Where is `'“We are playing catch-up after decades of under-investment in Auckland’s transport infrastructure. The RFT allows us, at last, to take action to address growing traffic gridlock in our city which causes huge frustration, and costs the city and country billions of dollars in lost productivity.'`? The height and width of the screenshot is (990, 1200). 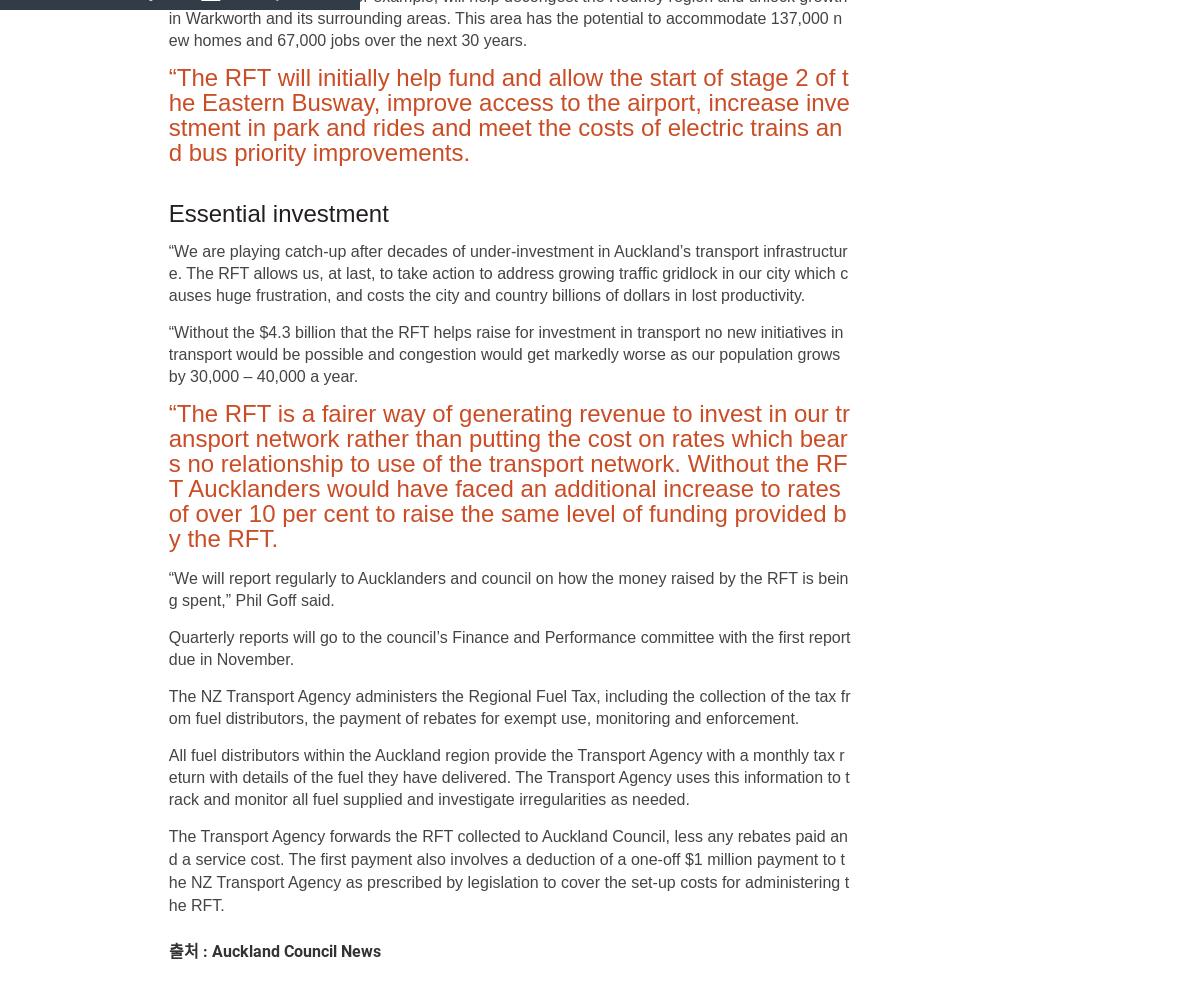 '“We are playing catch-up after decades of under-investment in Auckland’s transport infrastructure. The RFT allows us, at last, to take action to address growing traffic gridlock in our city which causes huge frustration, and costs the city and country billions of dollars in lost productivity.' is located at coordinates (506, 273).